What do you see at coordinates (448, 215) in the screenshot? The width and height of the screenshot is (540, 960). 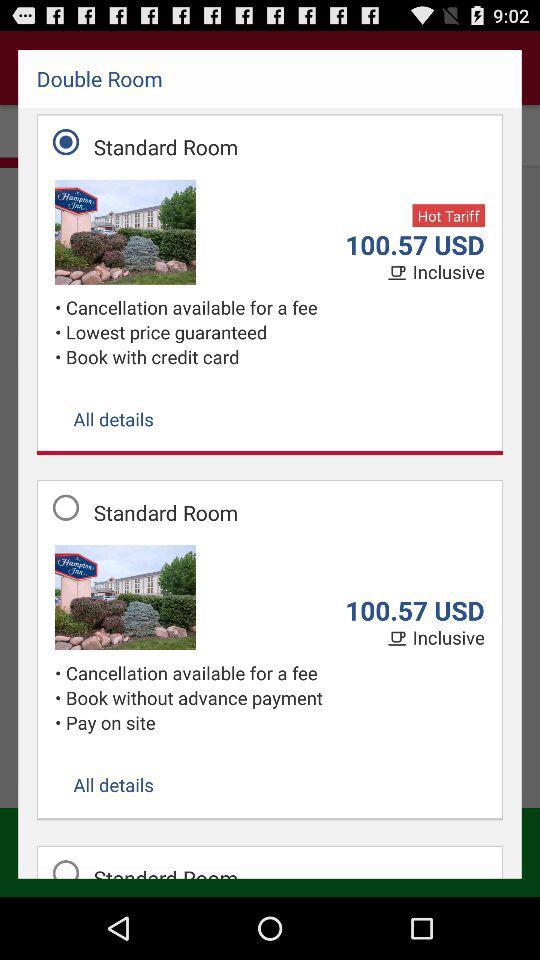 I see `the hot tariff icon` at bounding box center [448, 215].